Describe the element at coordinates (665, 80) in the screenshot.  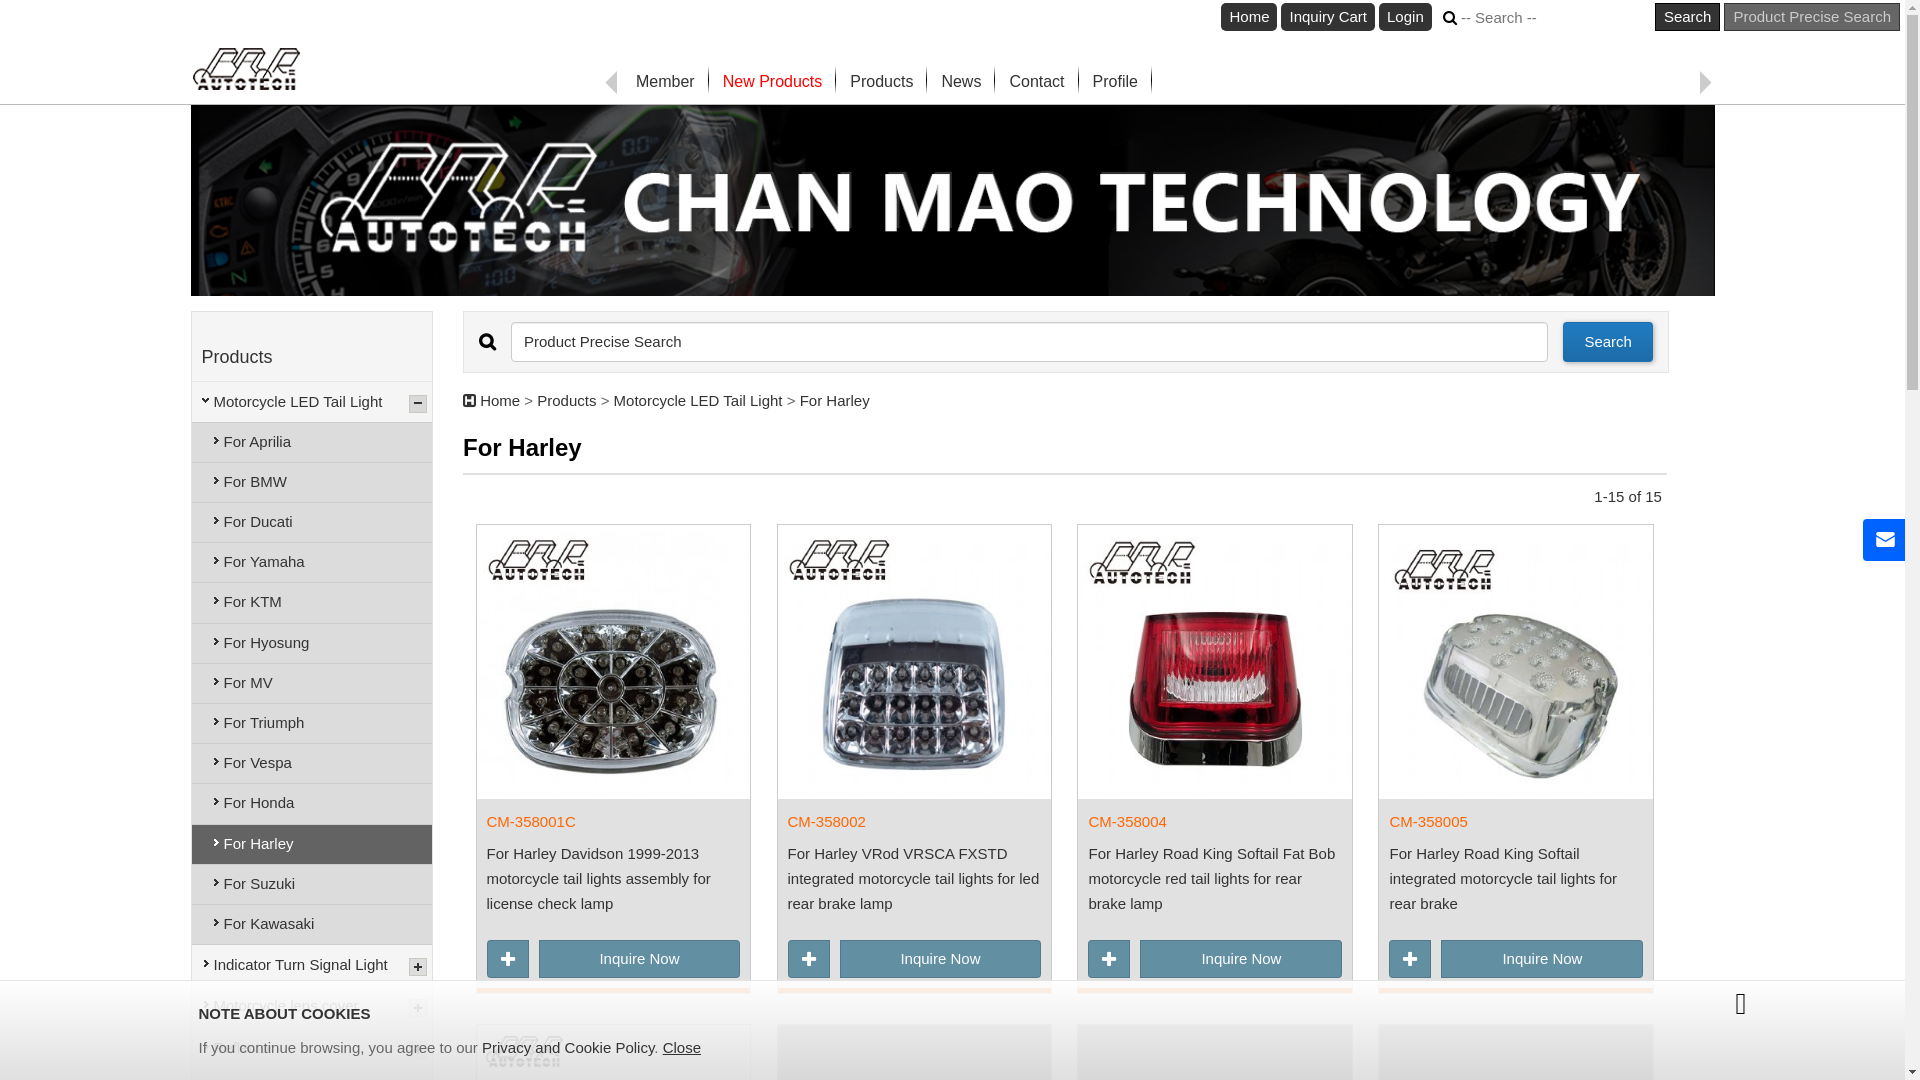
I see `'Member'` at that location.